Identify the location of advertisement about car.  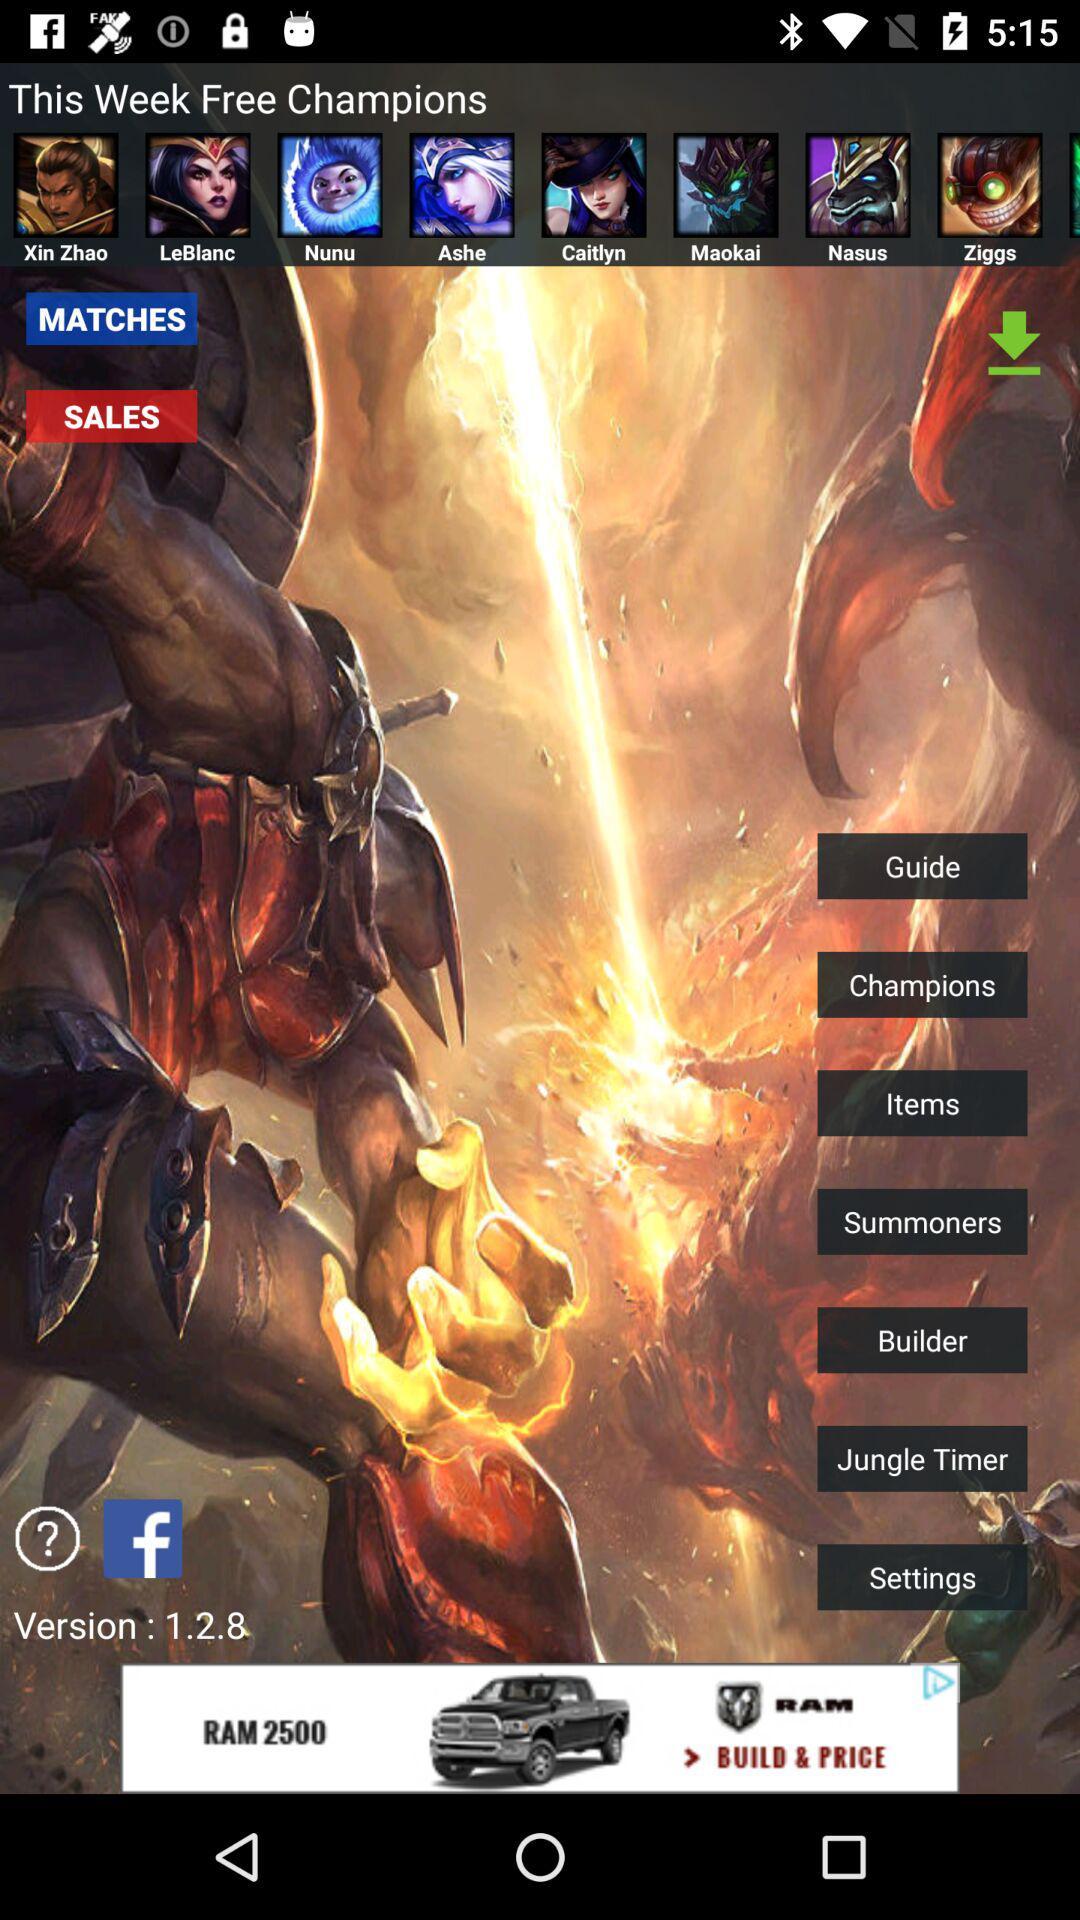
(540, 1727).